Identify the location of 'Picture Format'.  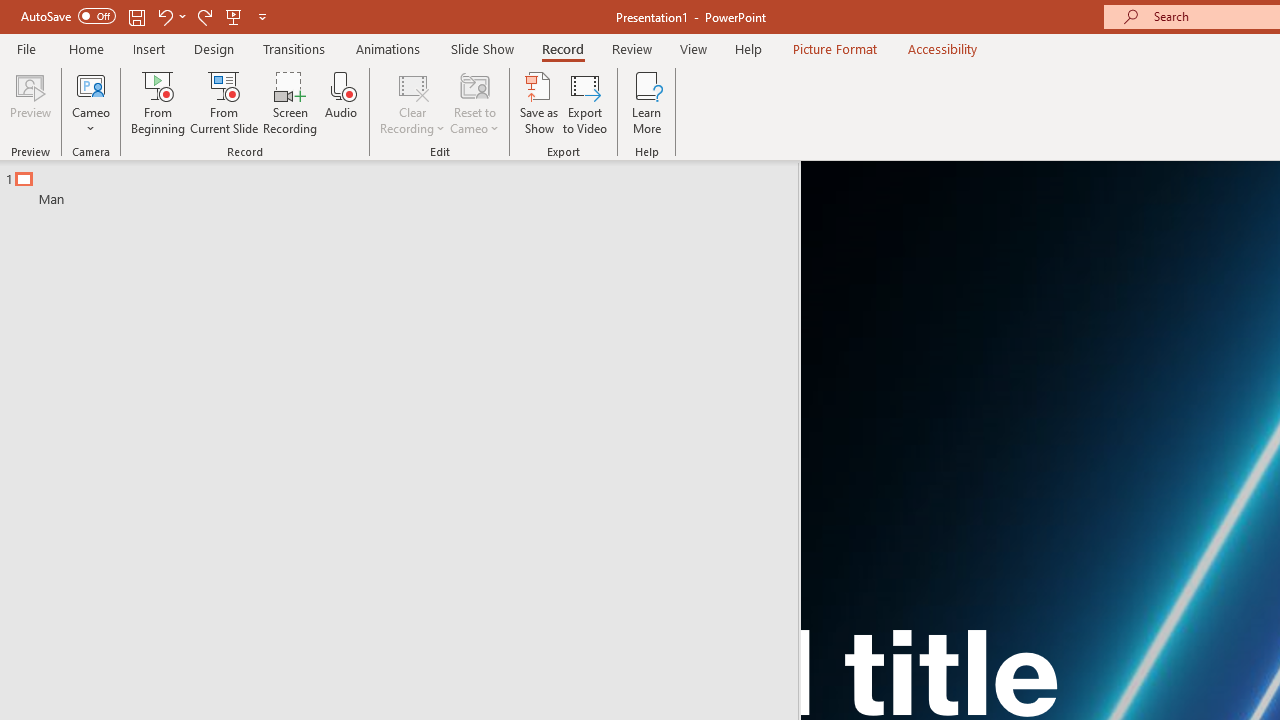
(835, 48).